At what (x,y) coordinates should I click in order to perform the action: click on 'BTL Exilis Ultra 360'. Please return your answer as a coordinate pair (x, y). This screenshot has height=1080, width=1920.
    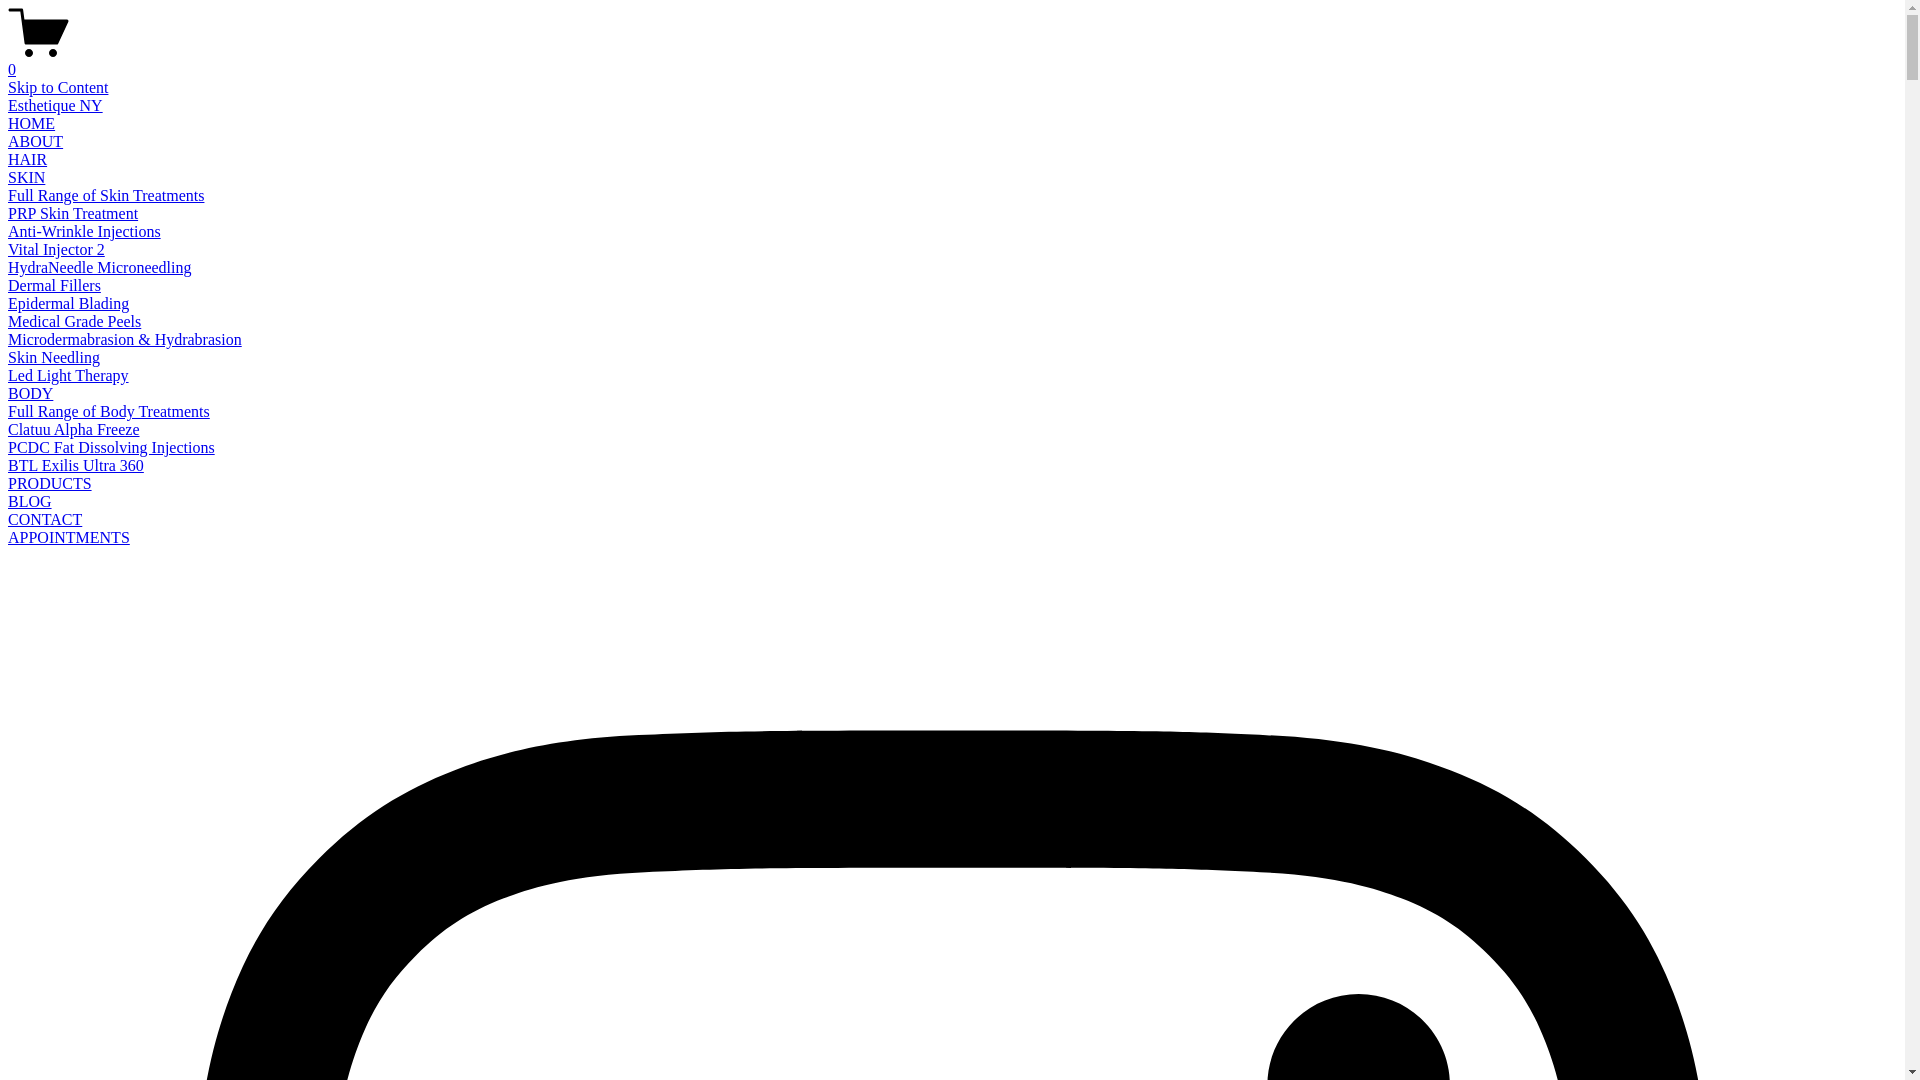
    Looking at the image, I should click on (76, 465).